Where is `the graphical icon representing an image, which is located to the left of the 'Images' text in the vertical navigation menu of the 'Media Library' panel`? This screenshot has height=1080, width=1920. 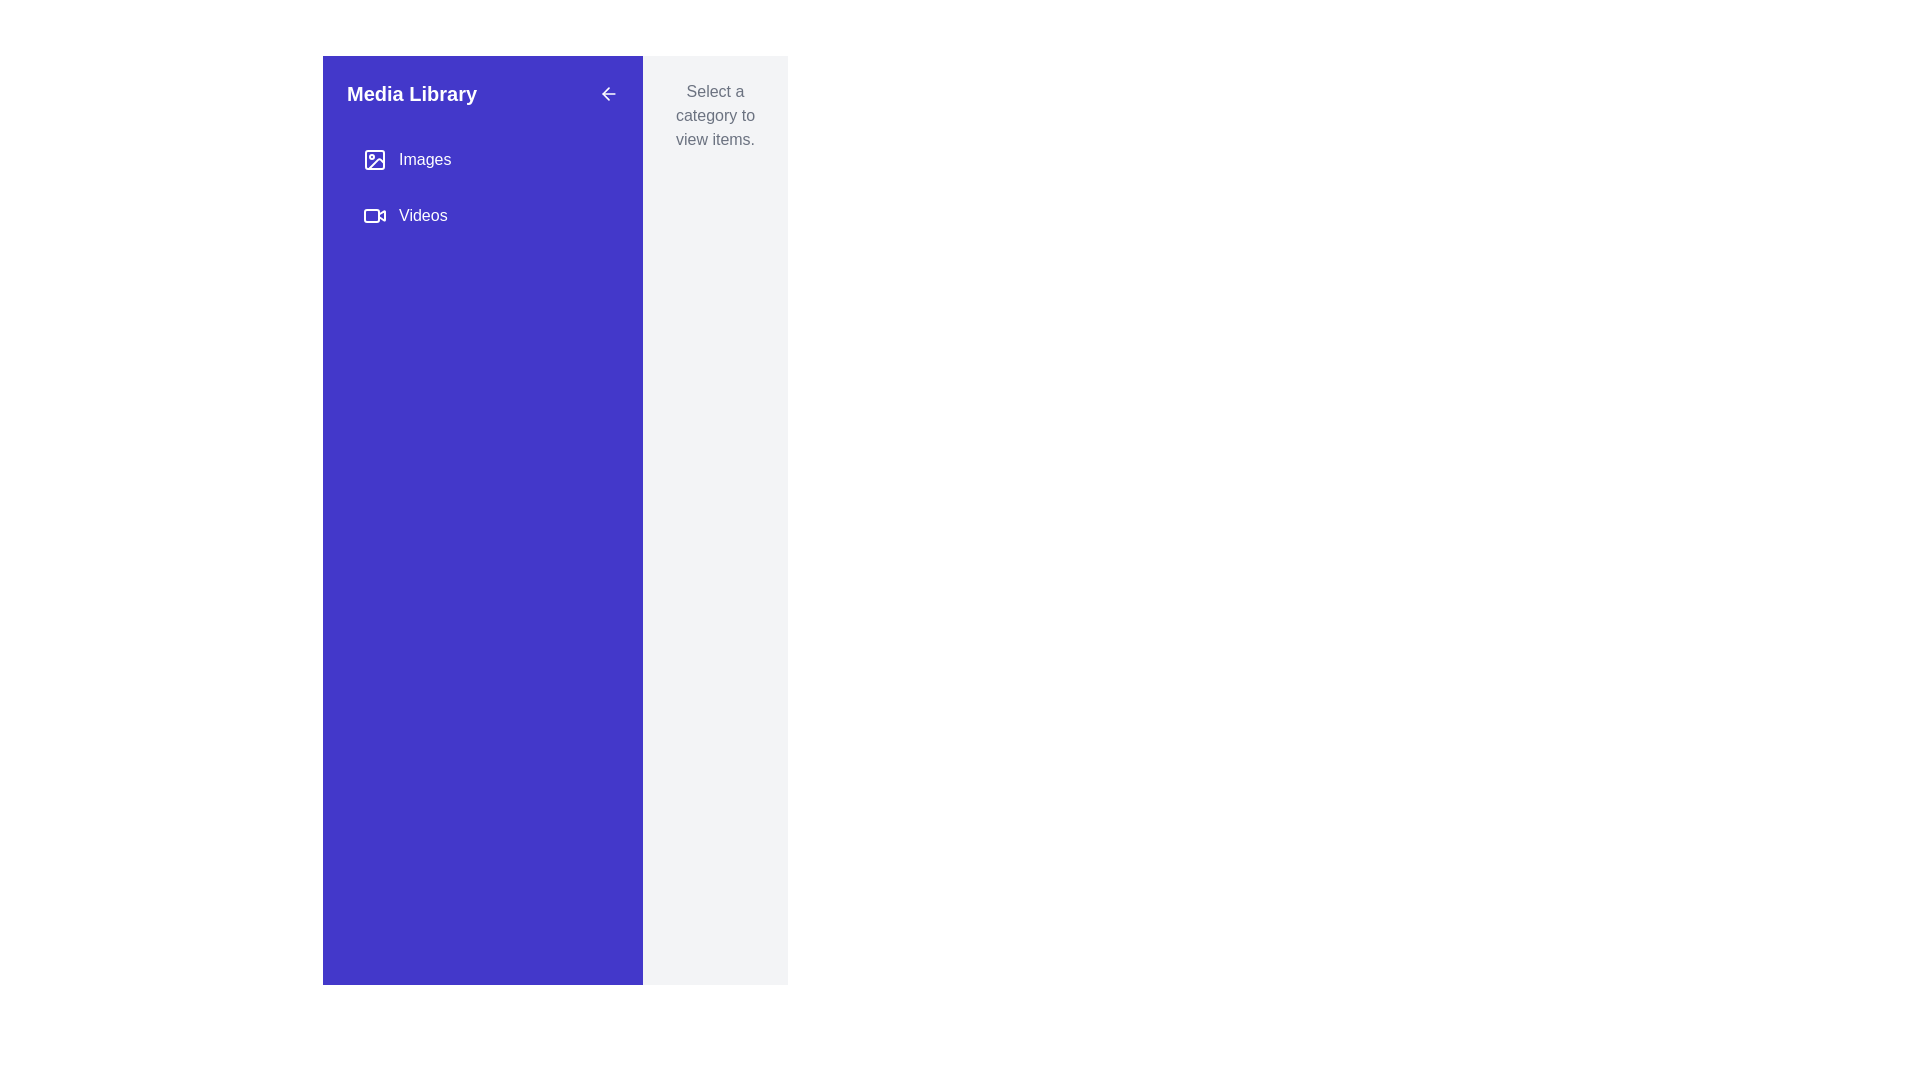
the graphical icon representing an image, which is located to the left of the 'Images' text in the vertical navigation menu of the 'Media Library' panel is located at coordinates (374, 158).